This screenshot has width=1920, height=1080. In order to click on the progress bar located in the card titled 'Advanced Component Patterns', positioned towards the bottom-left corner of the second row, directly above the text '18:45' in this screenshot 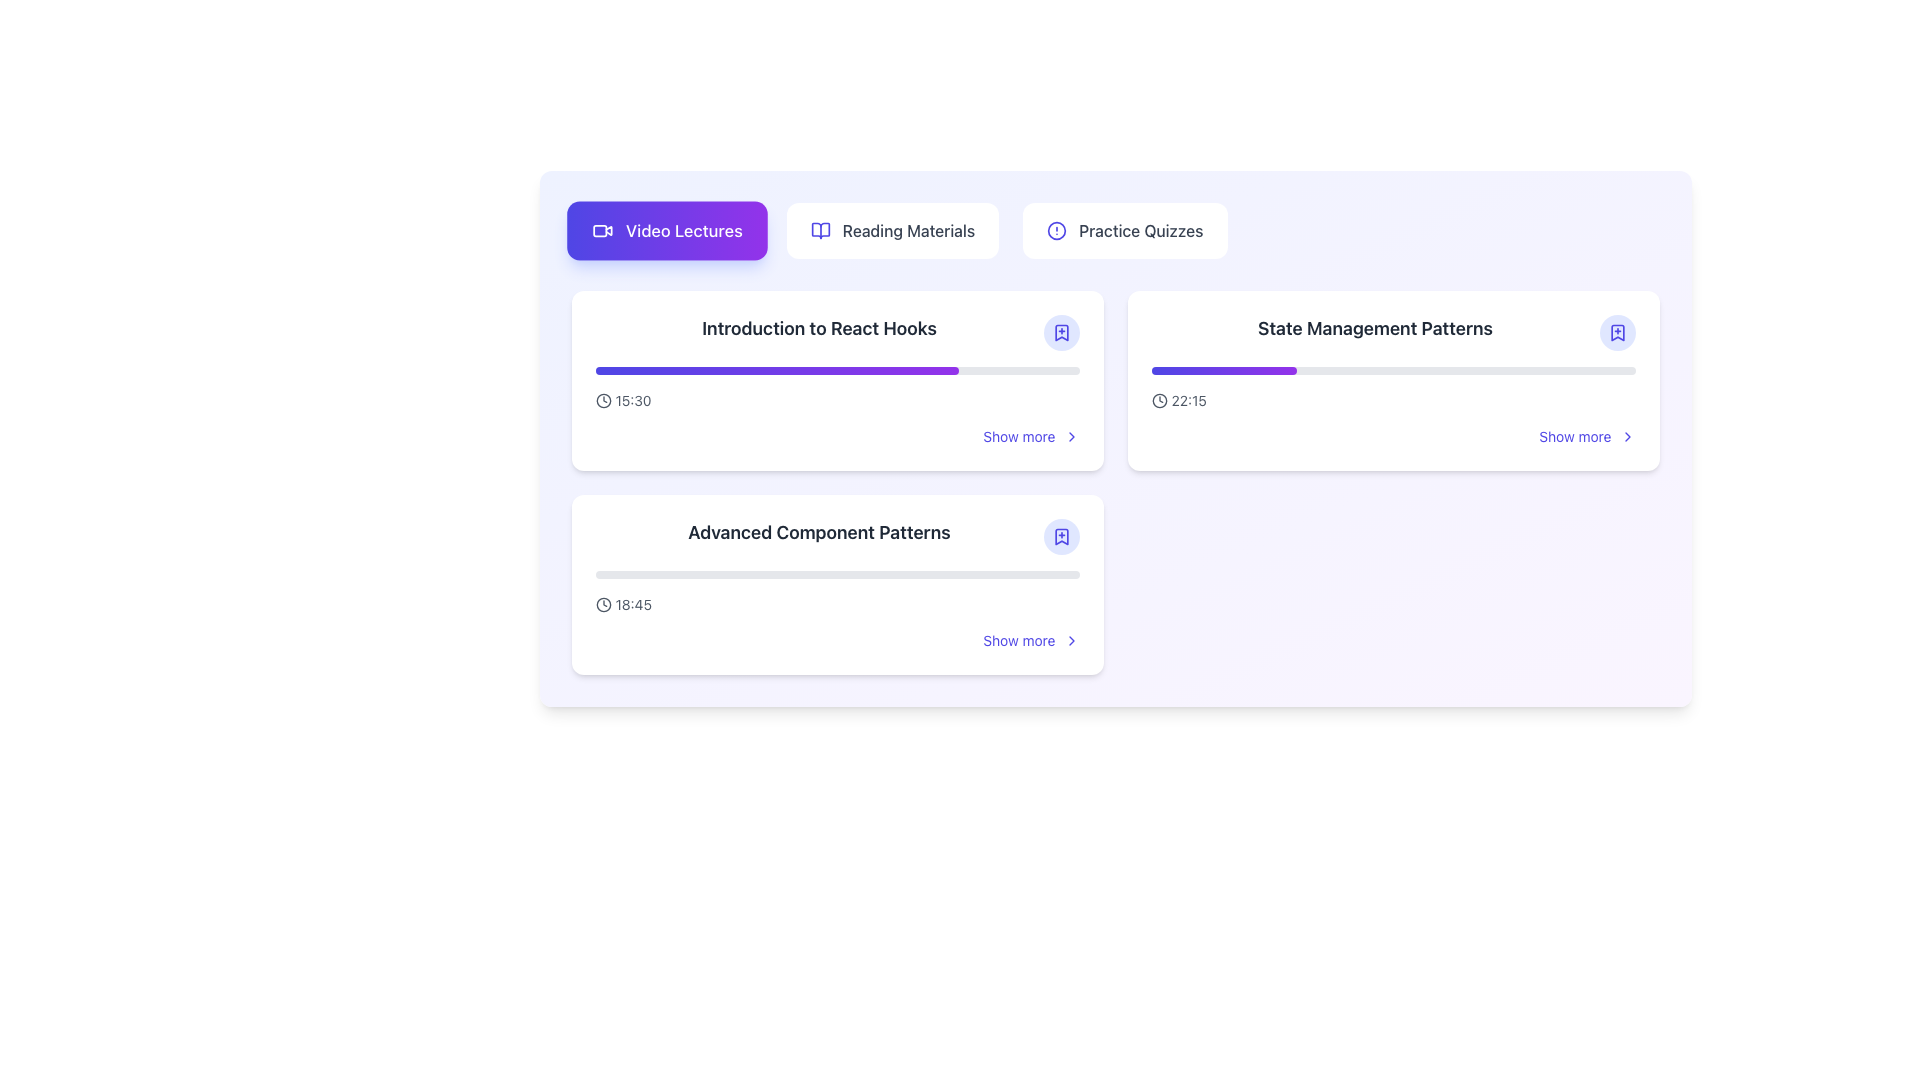, I will do `click(837, 574)`.